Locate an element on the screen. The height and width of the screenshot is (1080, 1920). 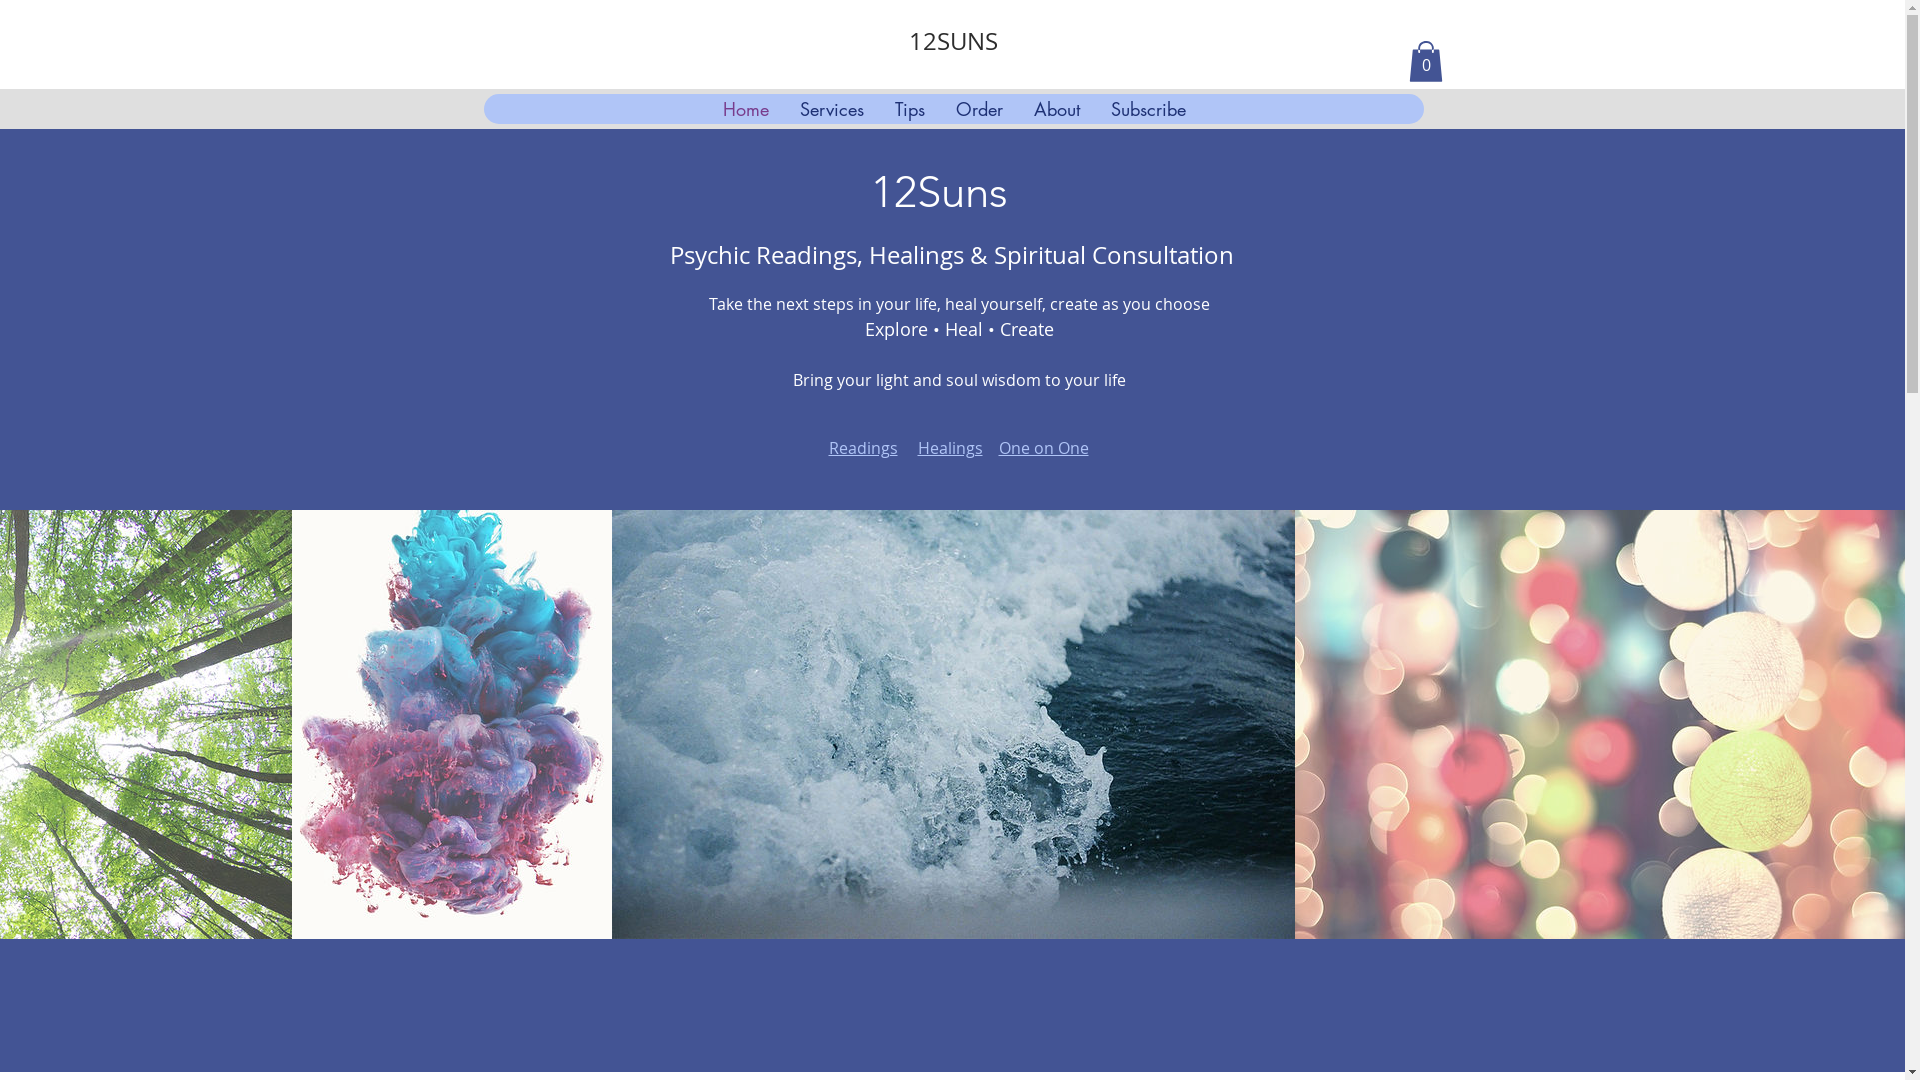
'Readings' is located at coordinates (828, 446).